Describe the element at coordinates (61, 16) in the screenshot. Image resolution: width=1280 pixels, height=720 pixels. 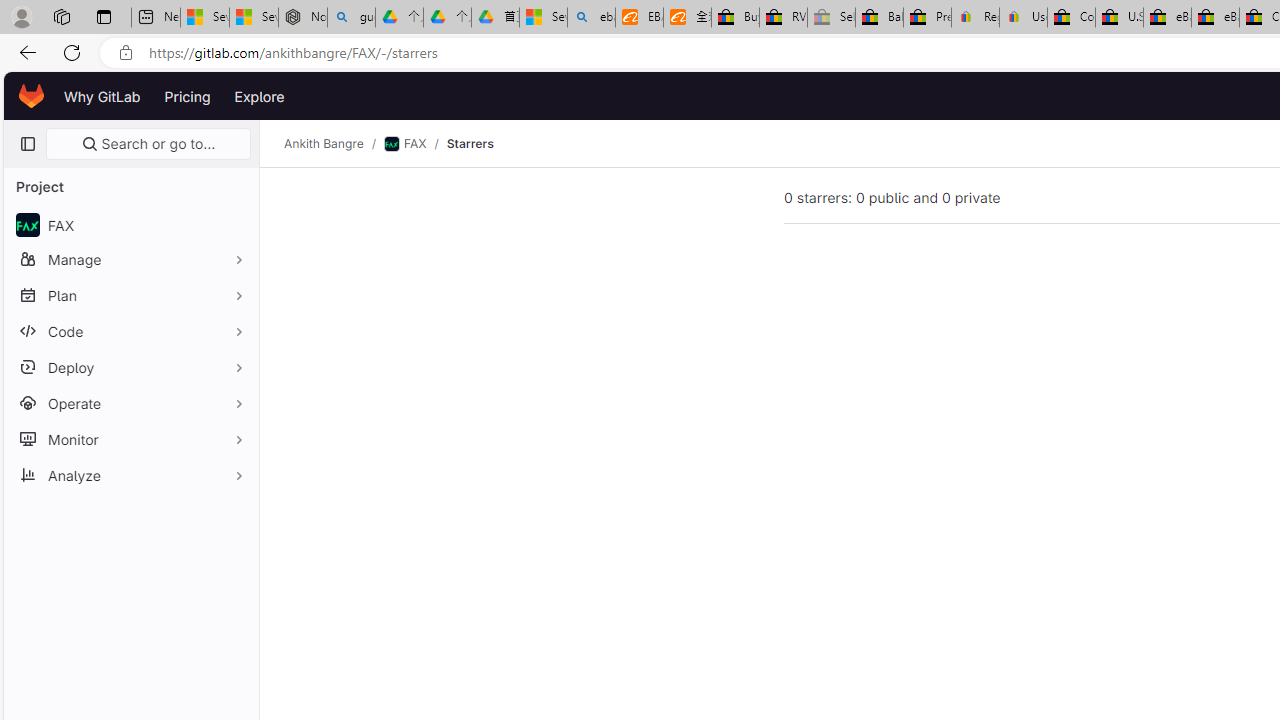
I see `'Workspaces'` at that location.